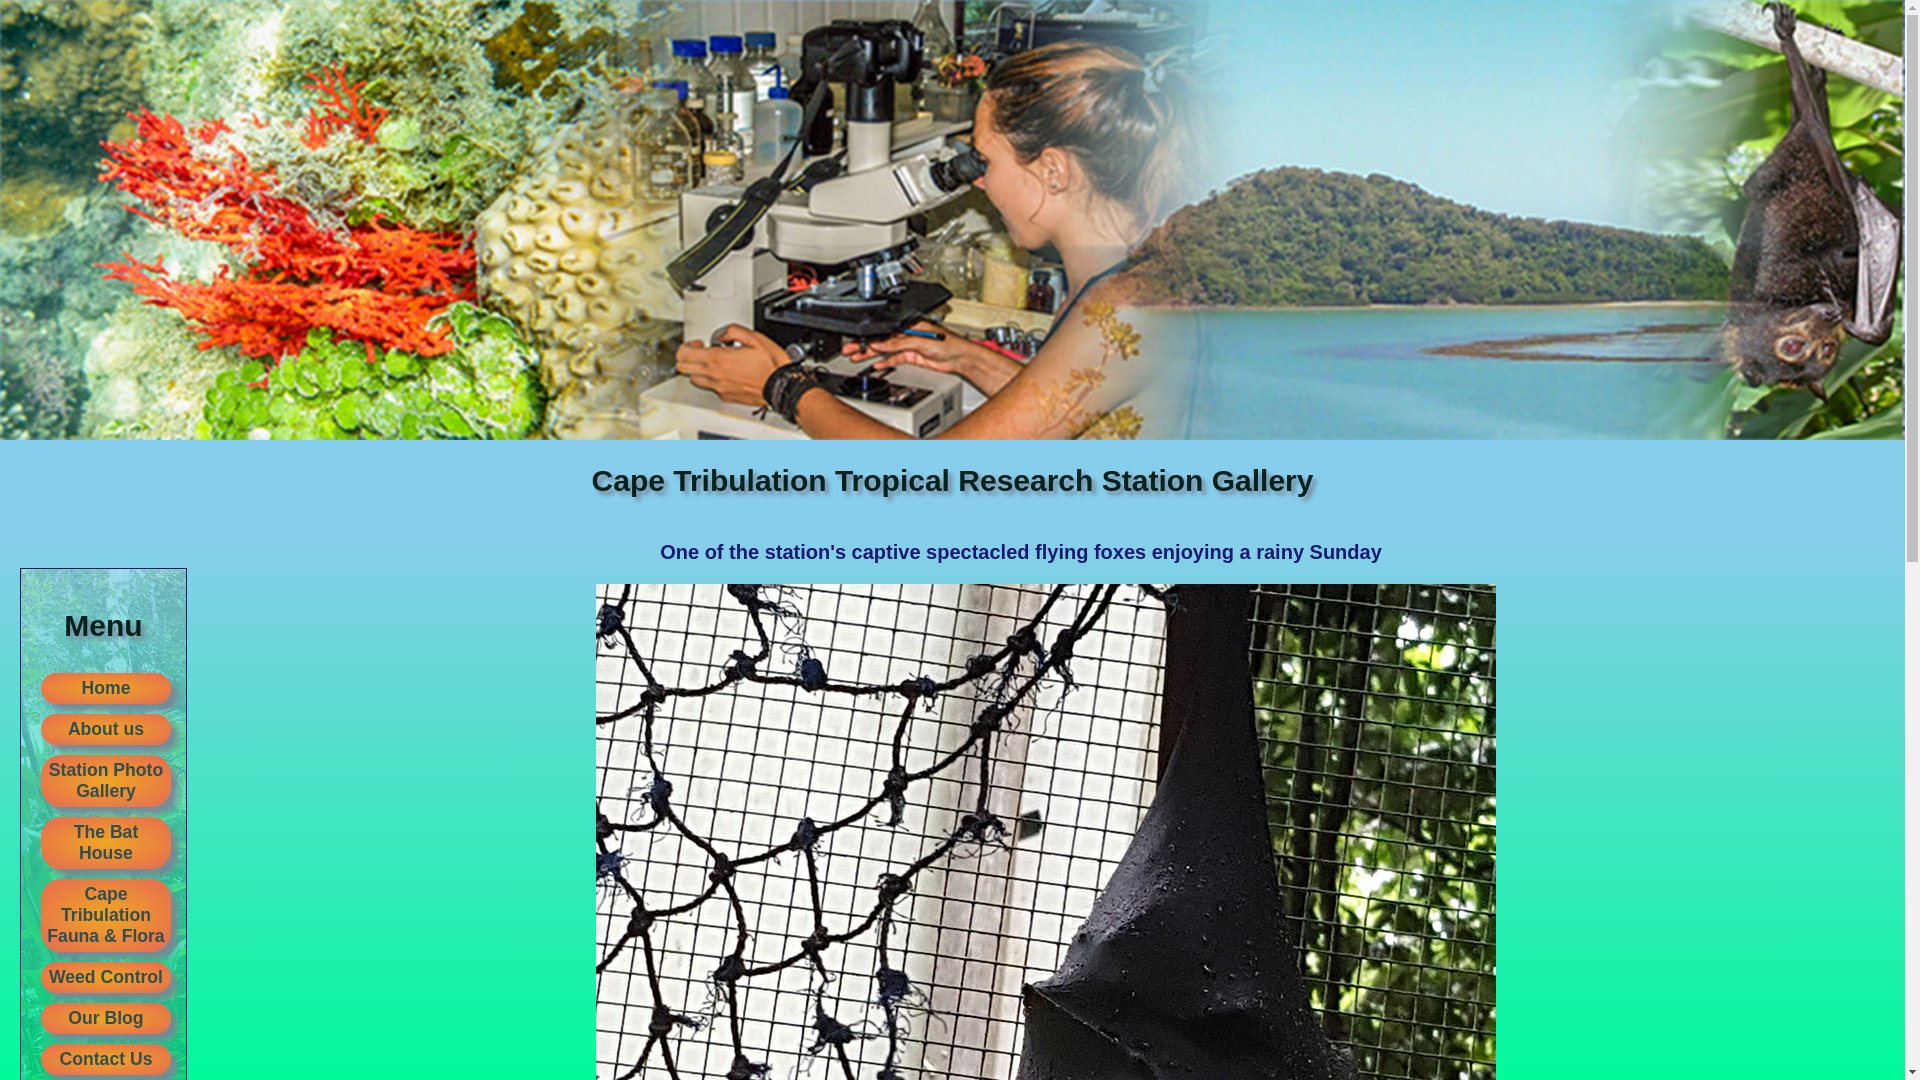  I want to click on 'Weed Control', so click(104, 976).